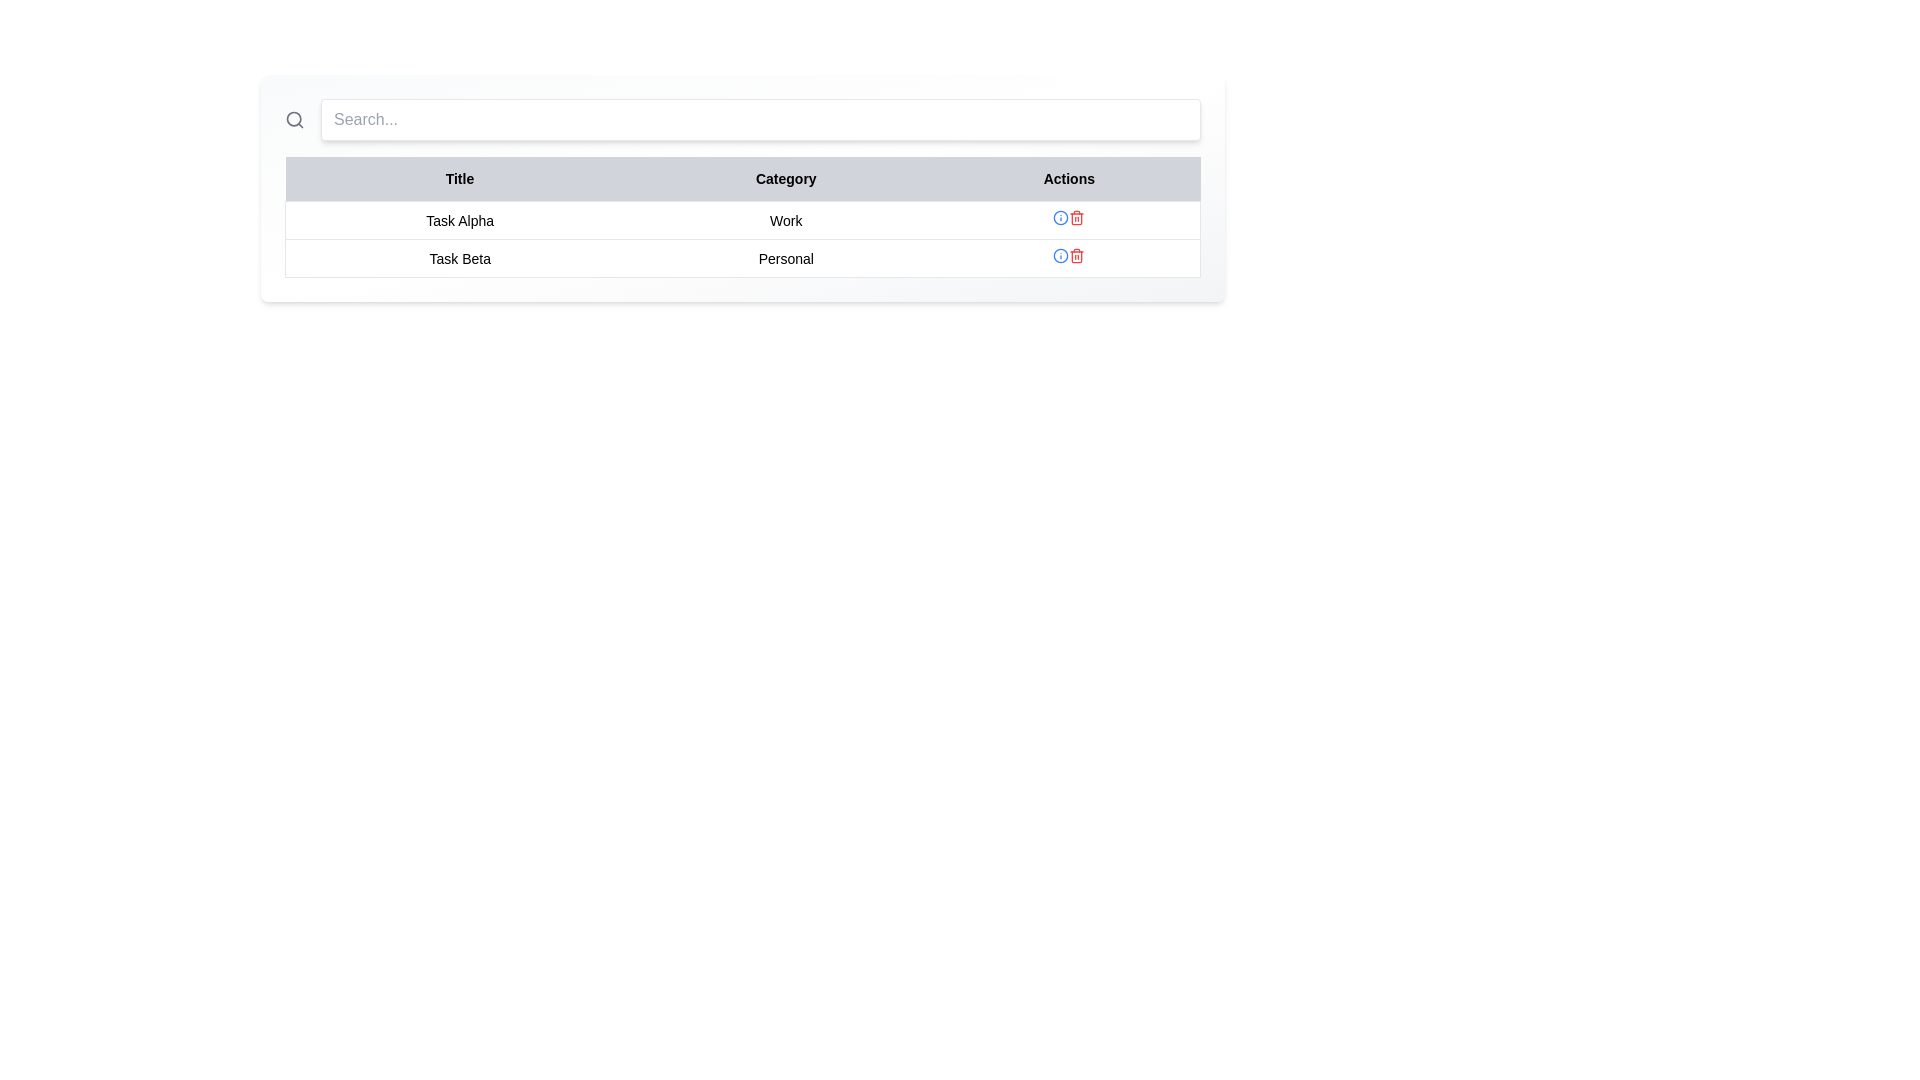  Describe the element at coordinates (1068, 178) in the screenshot. I see `the 'Actions' header text, which is styled in bold black font on a gray background and is the rightmost label in the table header row` at that location.